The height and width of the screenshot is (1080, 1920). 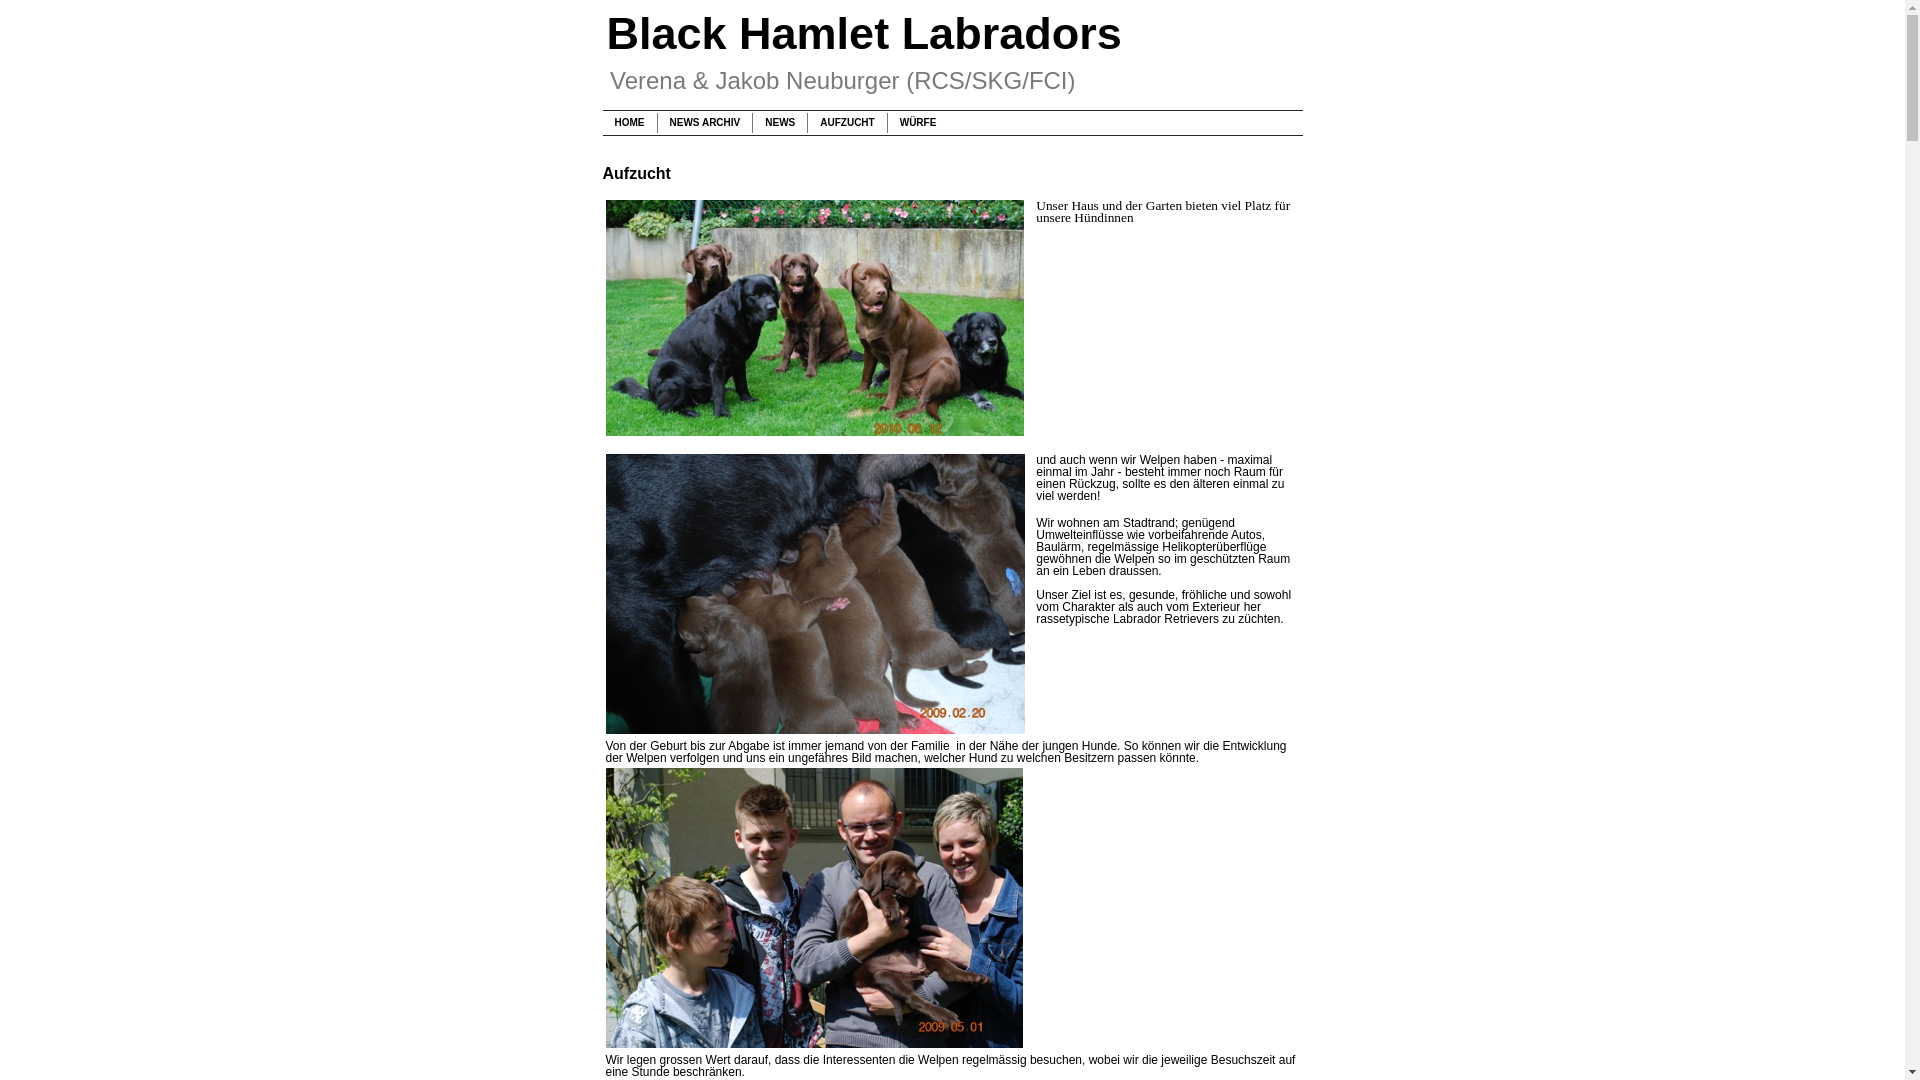 What do you see at coordinates (705, 123) in the screenshot?
I see `'NEWS ARCHIV'` at bounding box center [705, 123].